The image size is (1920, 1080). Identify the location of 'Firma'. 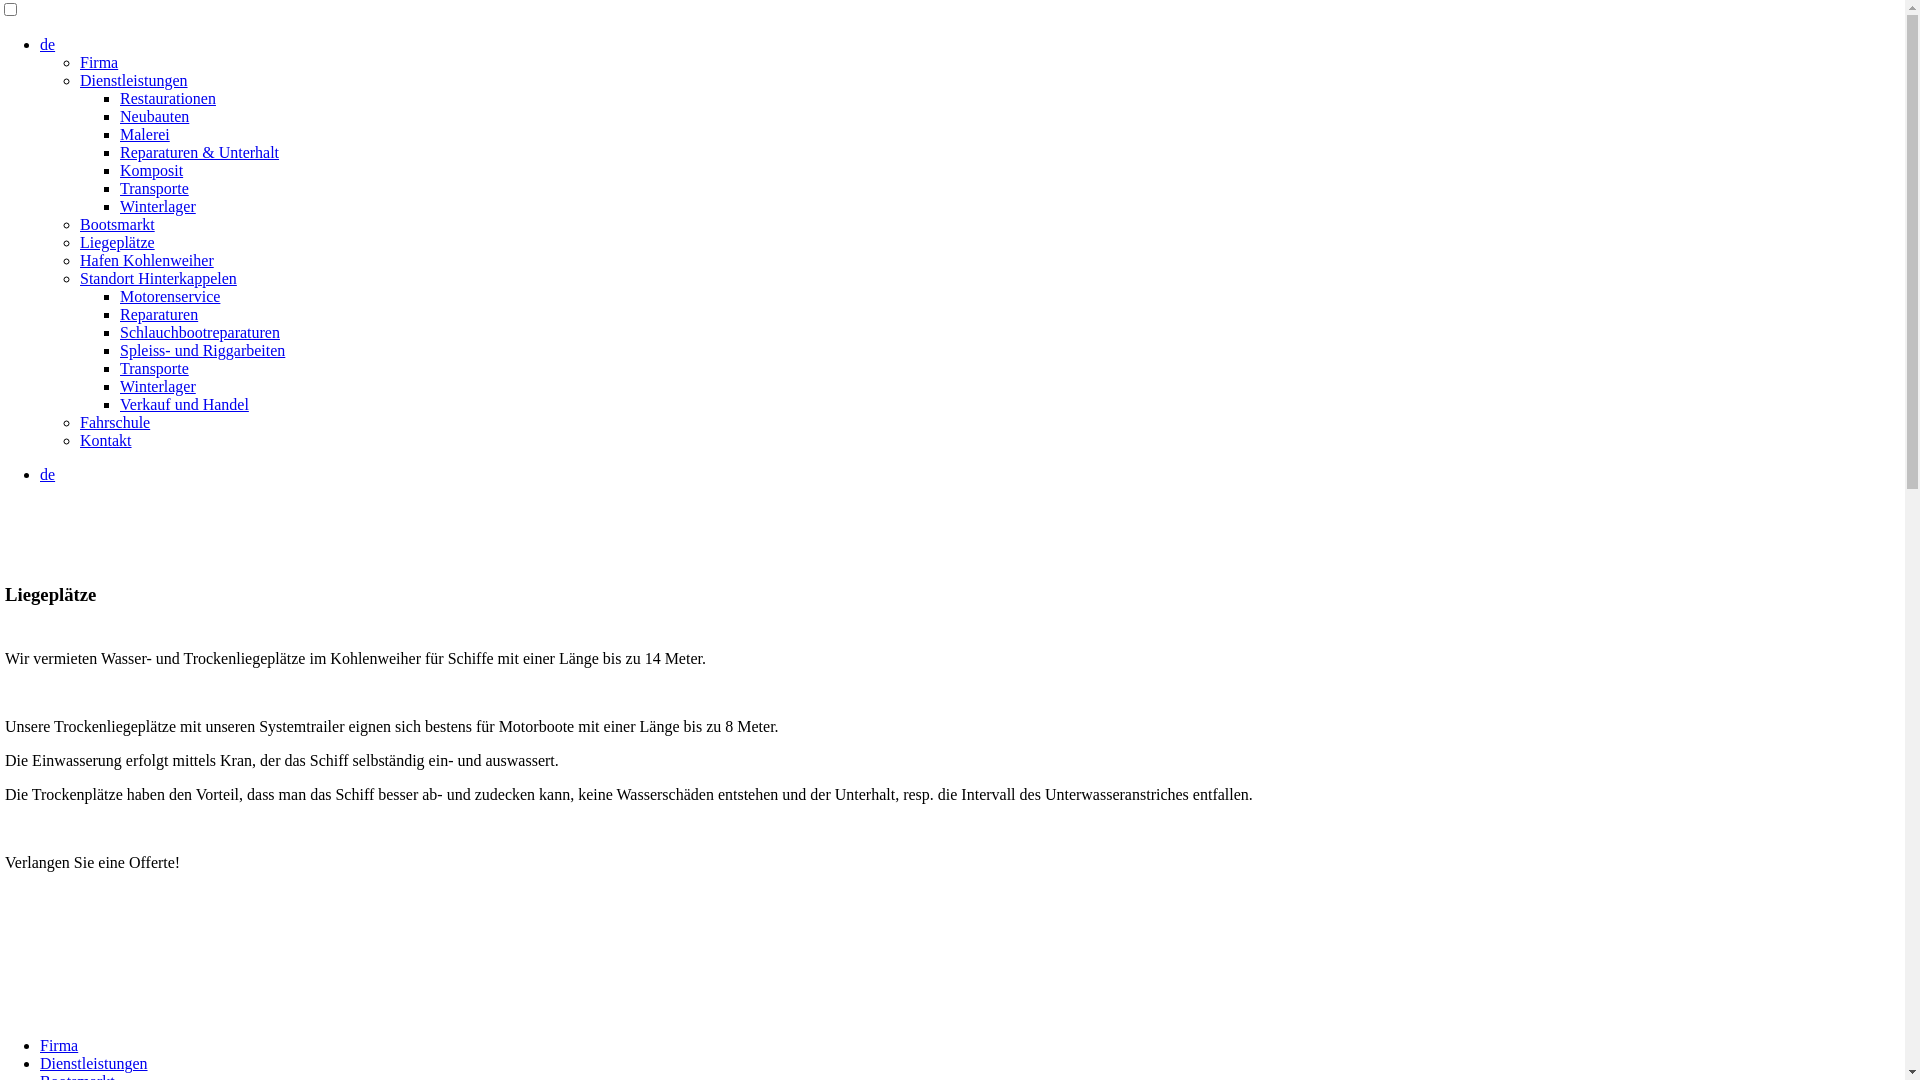
(58, 1044).